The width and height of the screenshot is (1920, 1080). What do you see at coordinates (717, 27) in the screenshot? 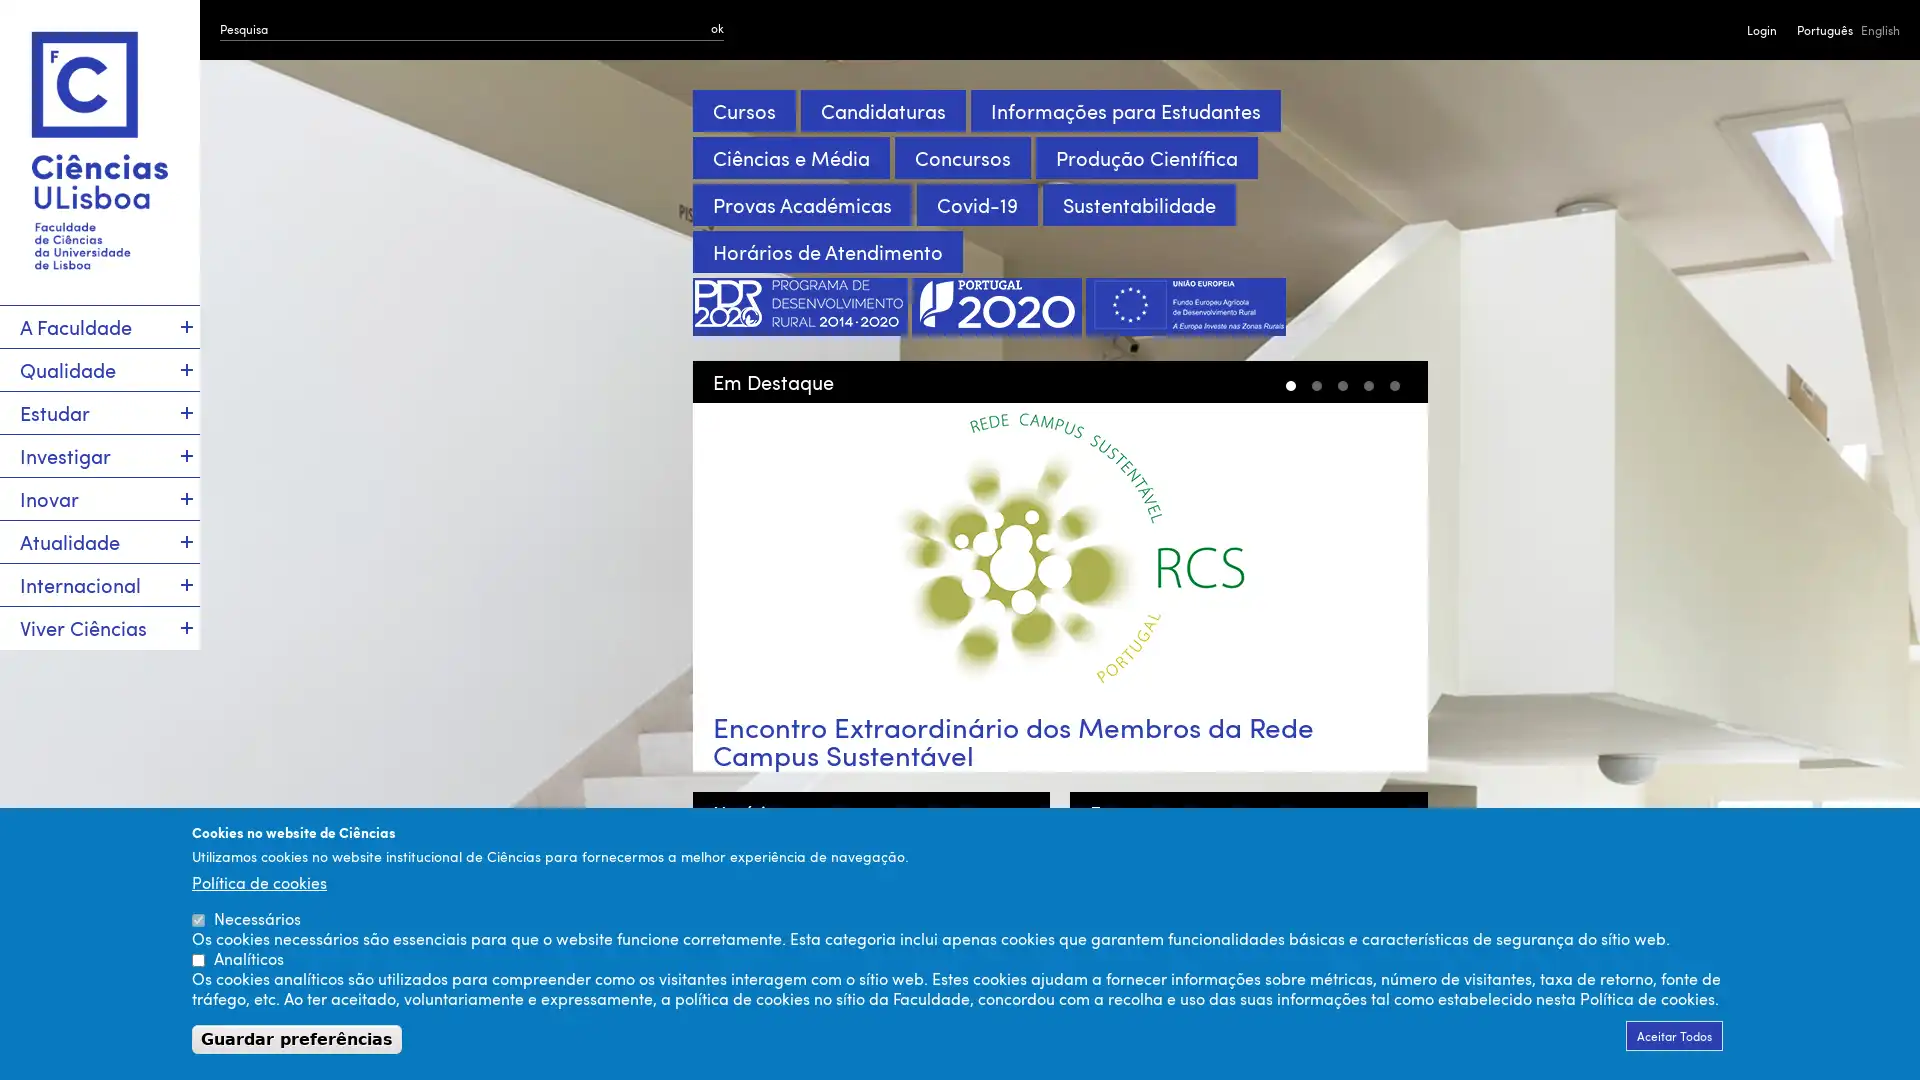
I see `ok` at bounding box center [717, 27].